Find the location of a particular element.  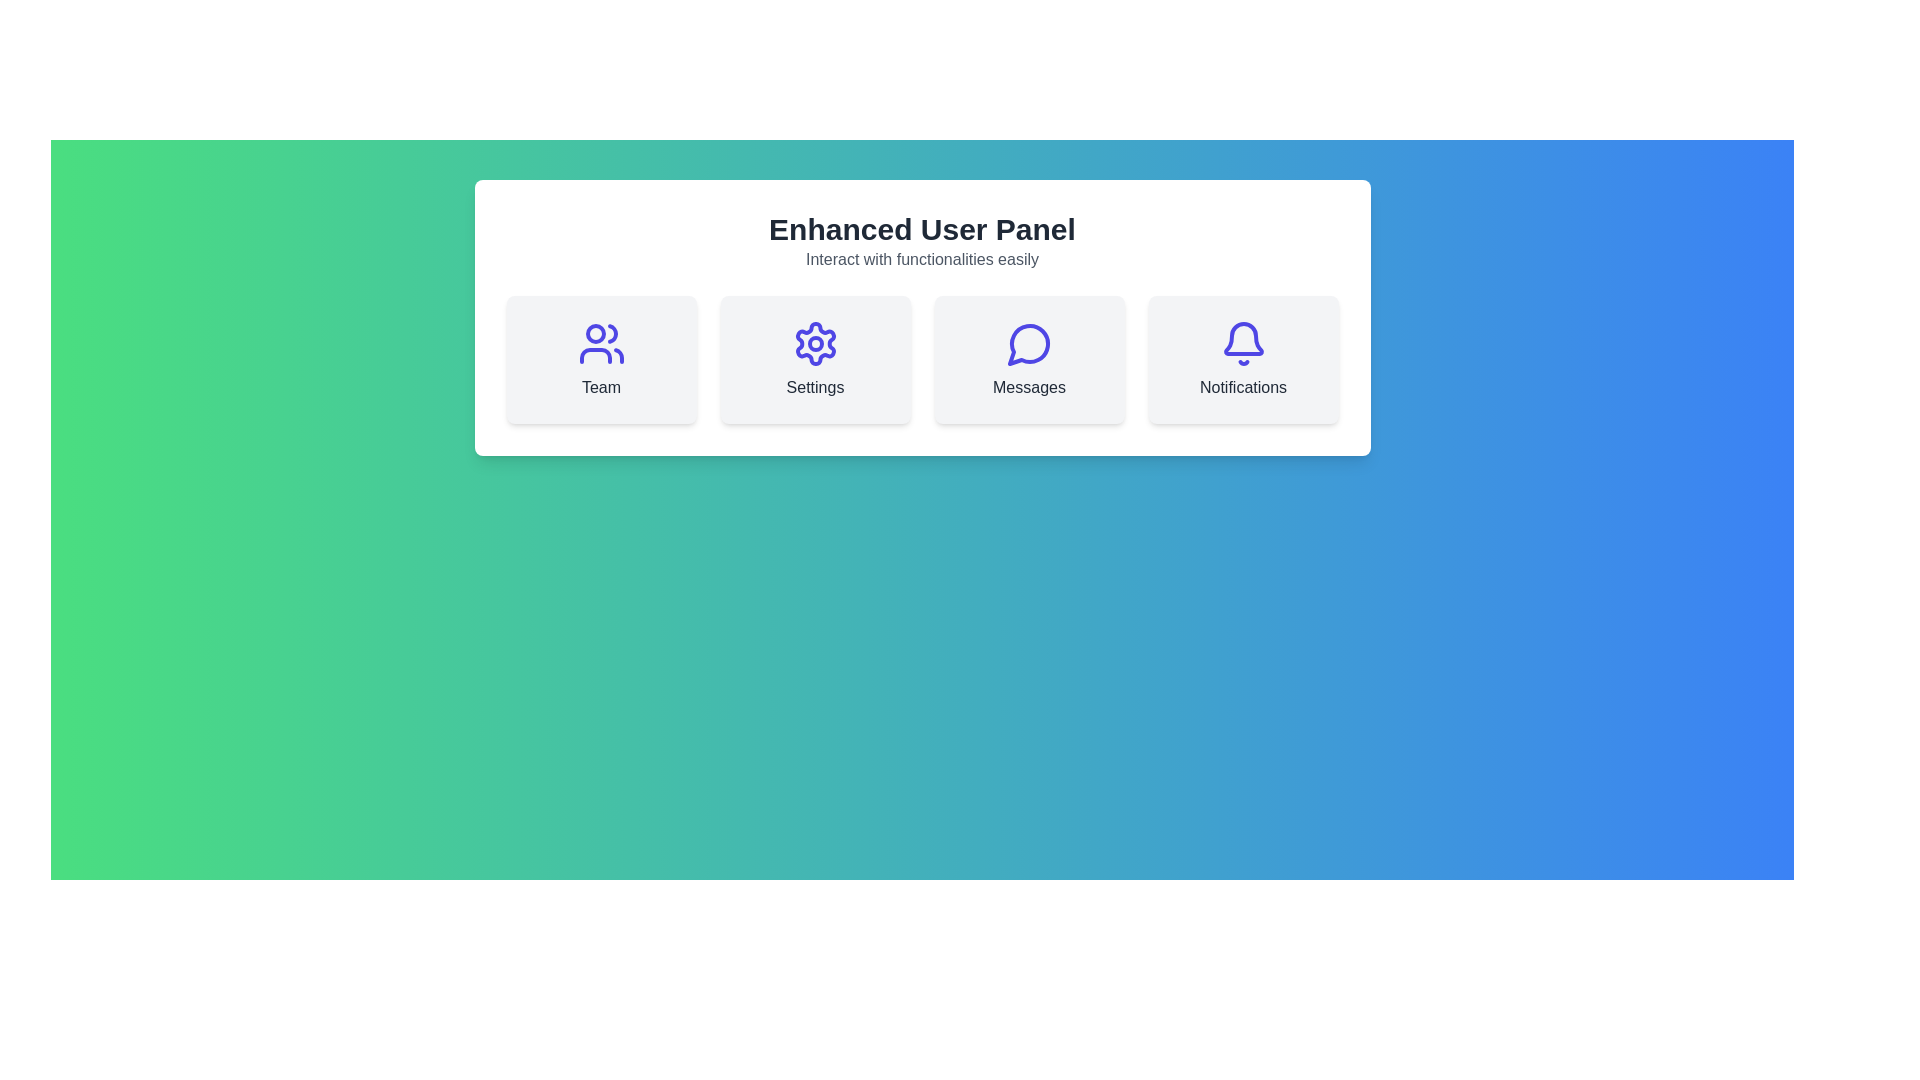

the vibrant indigo settings gear icon located above the 'Settings' label in the second card from the left is located at coordinates (815, 342).